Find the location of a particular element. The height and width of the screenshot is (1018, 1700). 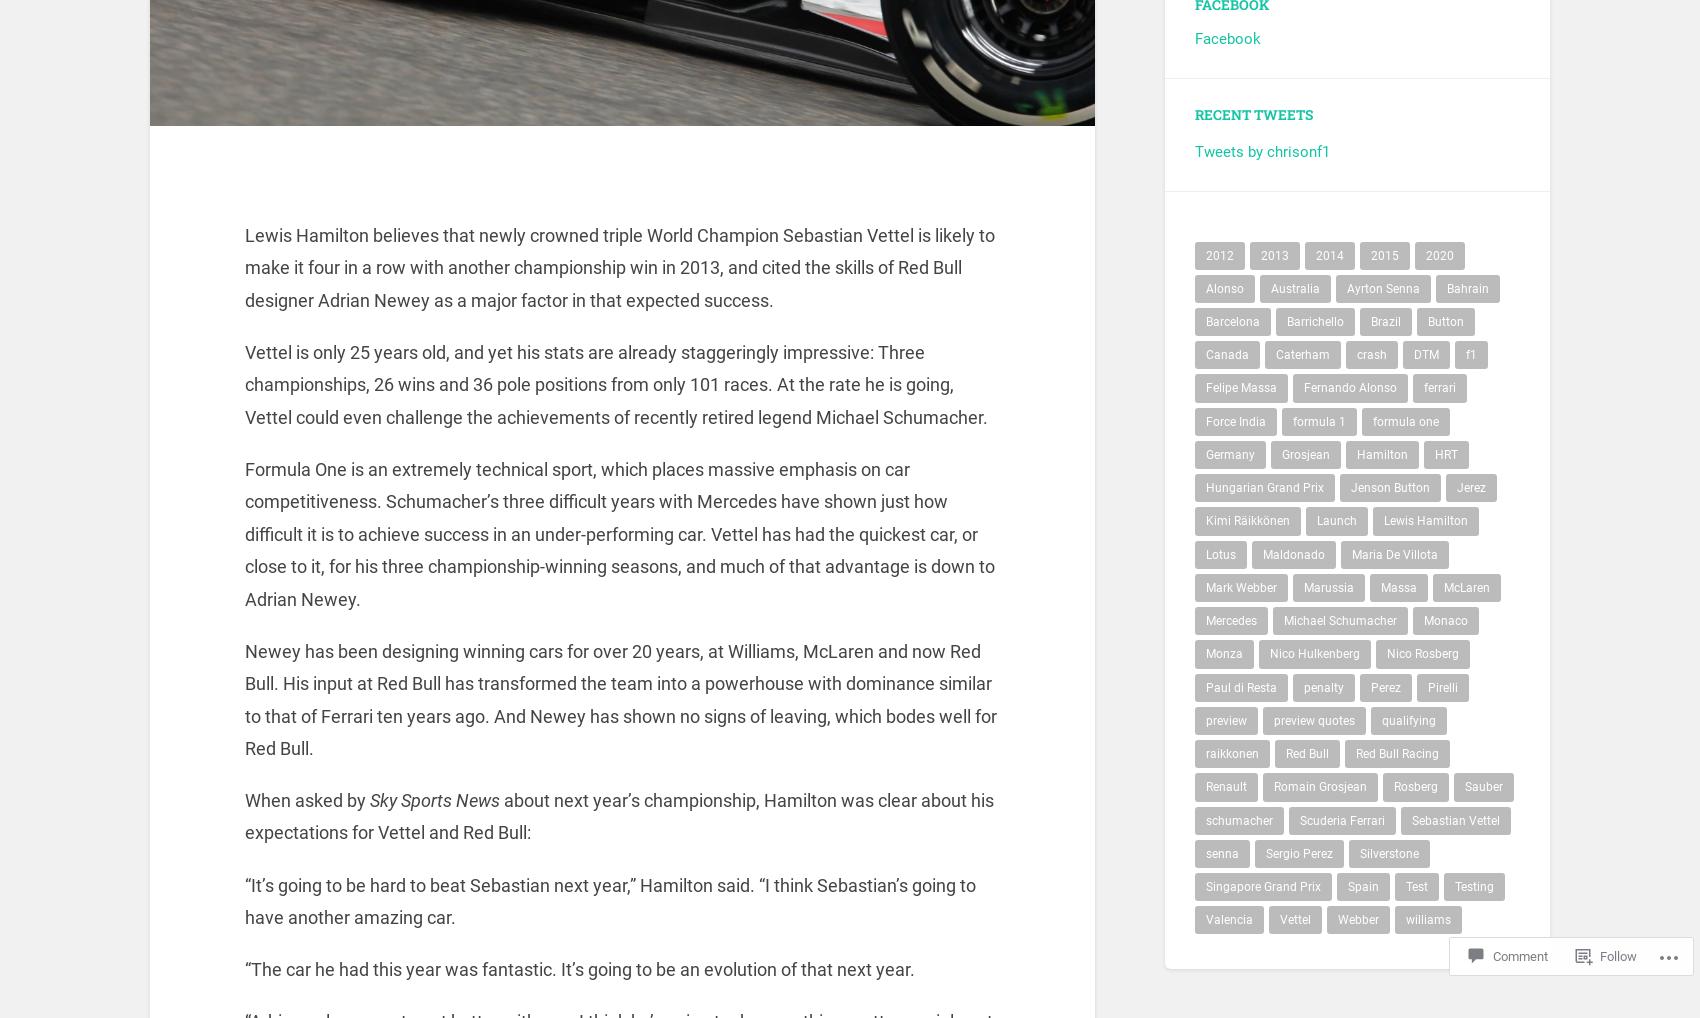

'ferrari' is located at coordinates (1439, 399).